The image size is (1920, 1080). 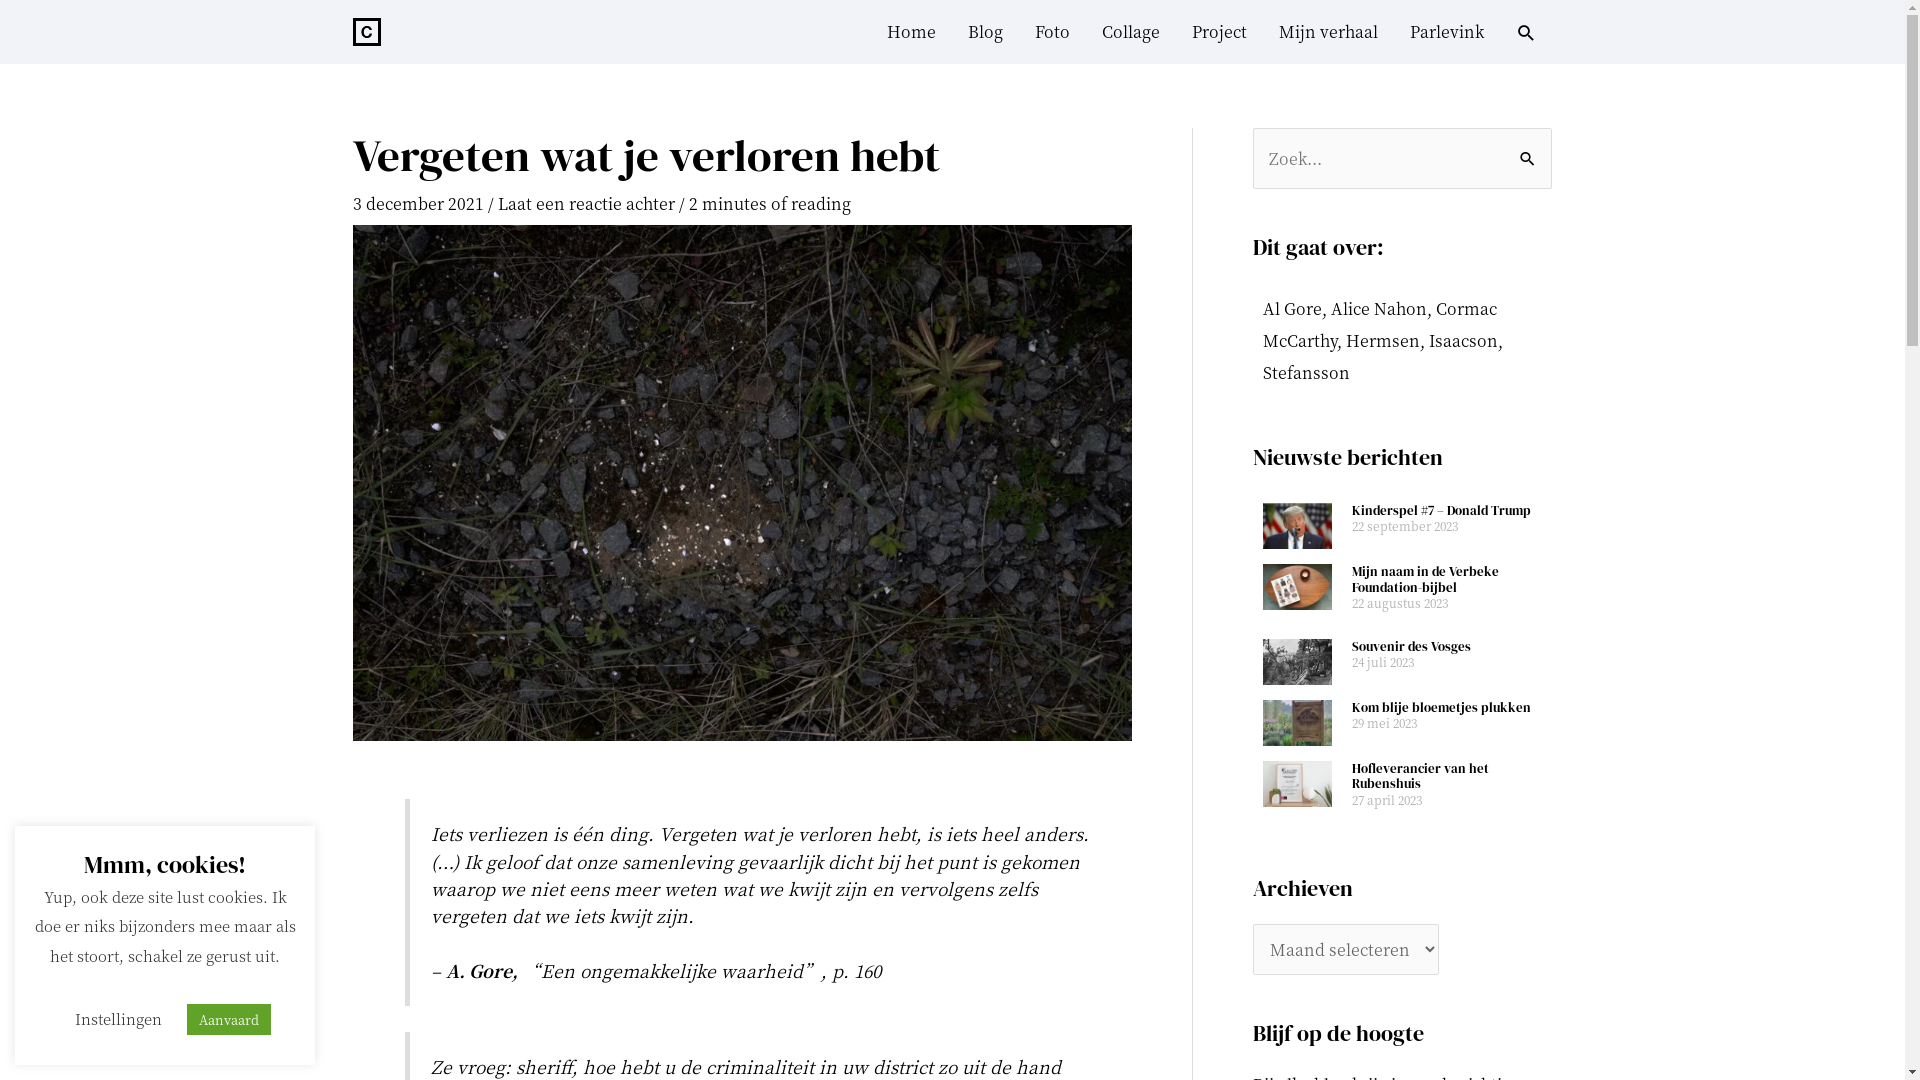 What do you see at coordinates (1131, 31) in the screenshot?
I see `'Collage'` at bounding box center [1131, 31].